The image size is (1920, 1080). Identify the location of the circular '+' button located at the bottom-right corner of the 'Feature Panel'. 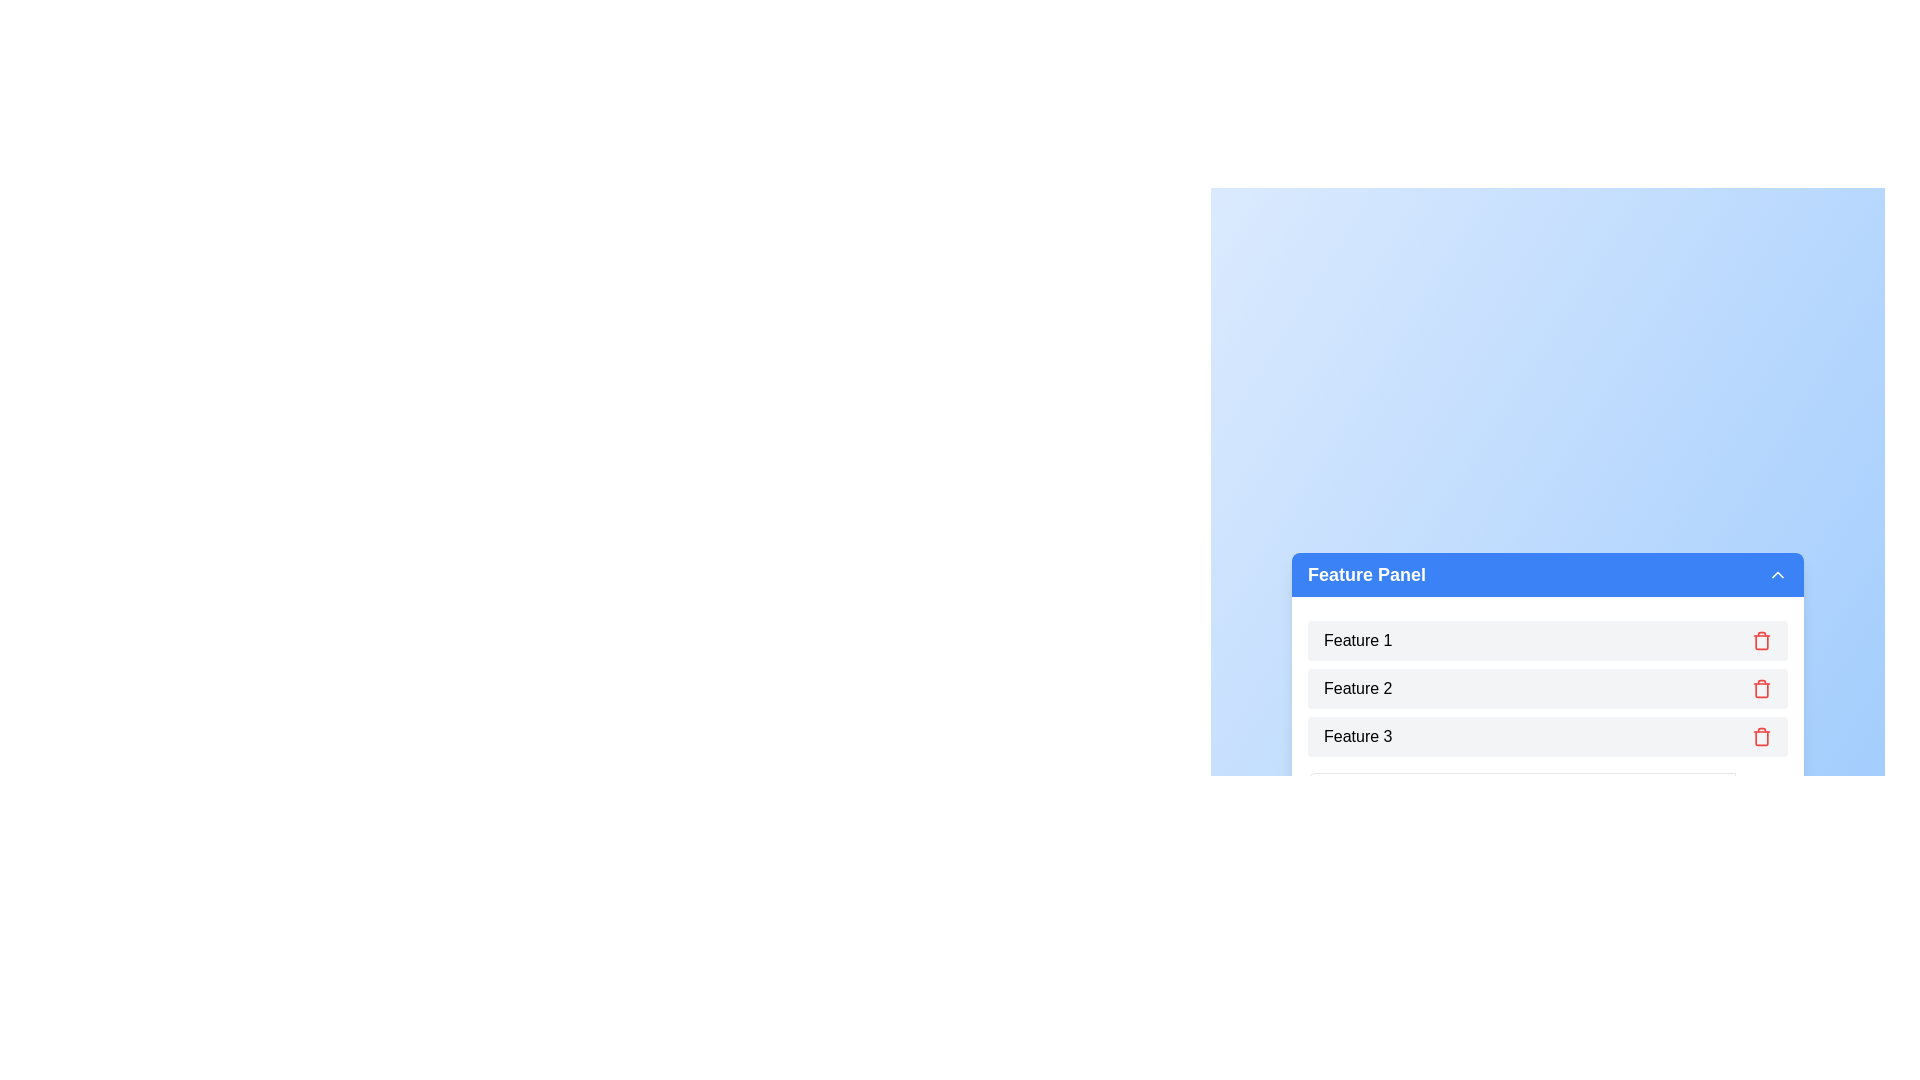
(1761, 793).